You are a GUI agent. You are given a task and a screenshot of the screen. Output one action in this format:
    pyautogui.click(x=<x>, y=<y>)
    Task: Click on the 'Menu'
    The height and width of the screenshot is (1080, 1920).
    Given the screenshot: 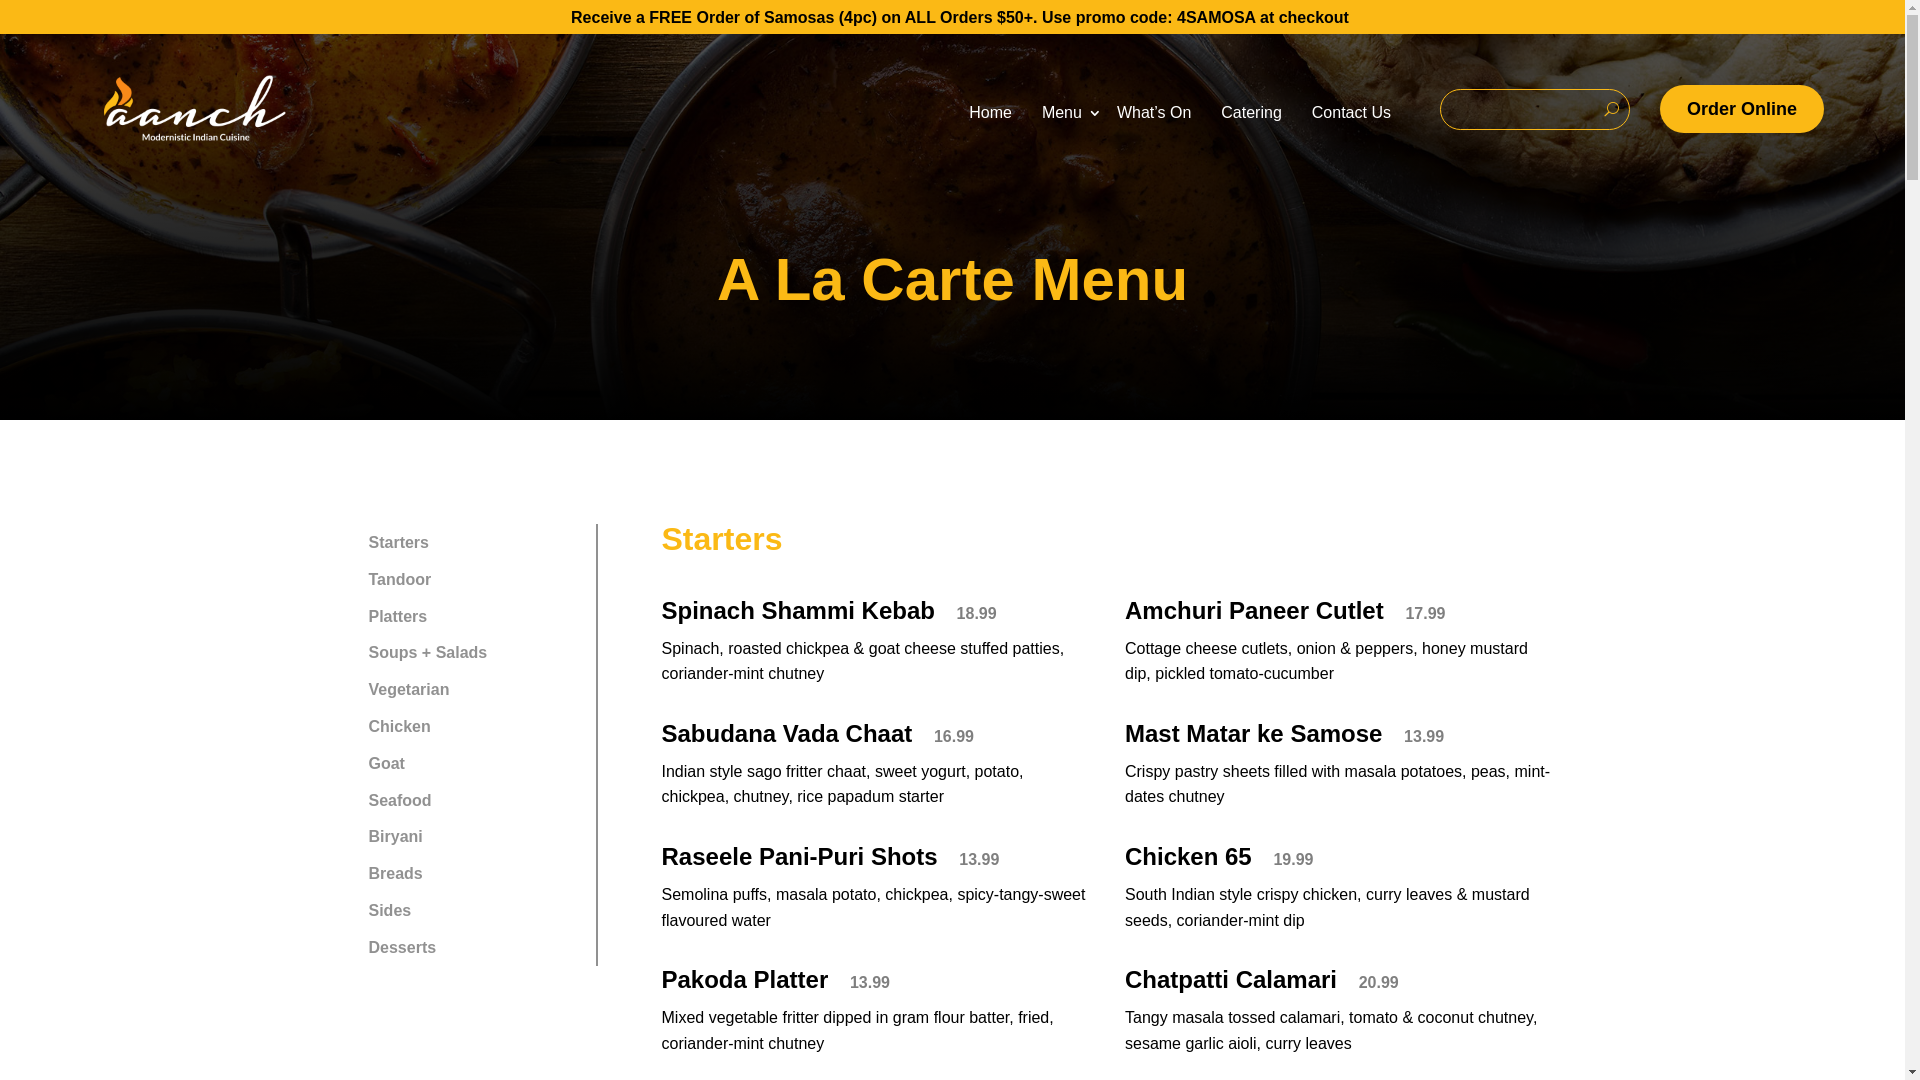 What is the action you would take?
    pyautogui.click(x=1063, y=112)
    